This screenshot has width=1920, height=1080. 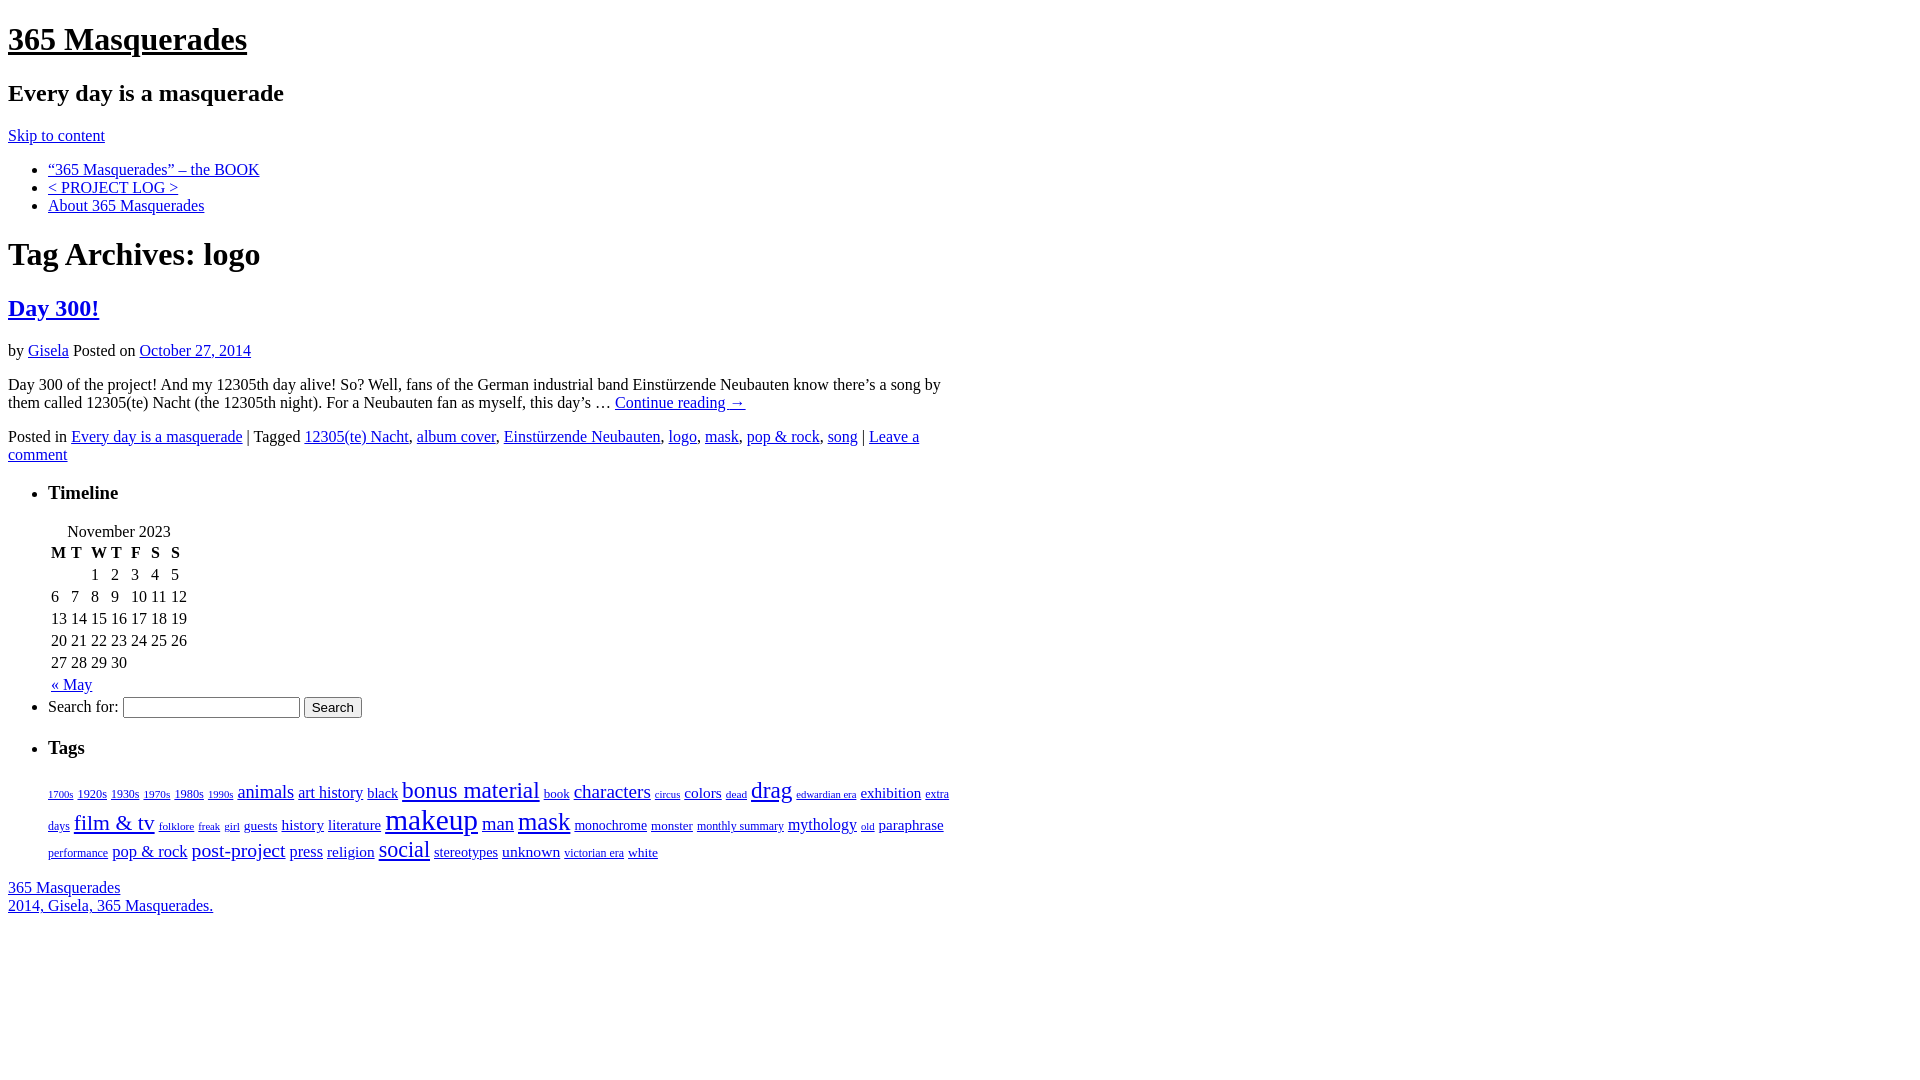 What do you see at coordinates (770, 789) in the screenshot?
I see `'drag'` at bounding box center [770, 789].